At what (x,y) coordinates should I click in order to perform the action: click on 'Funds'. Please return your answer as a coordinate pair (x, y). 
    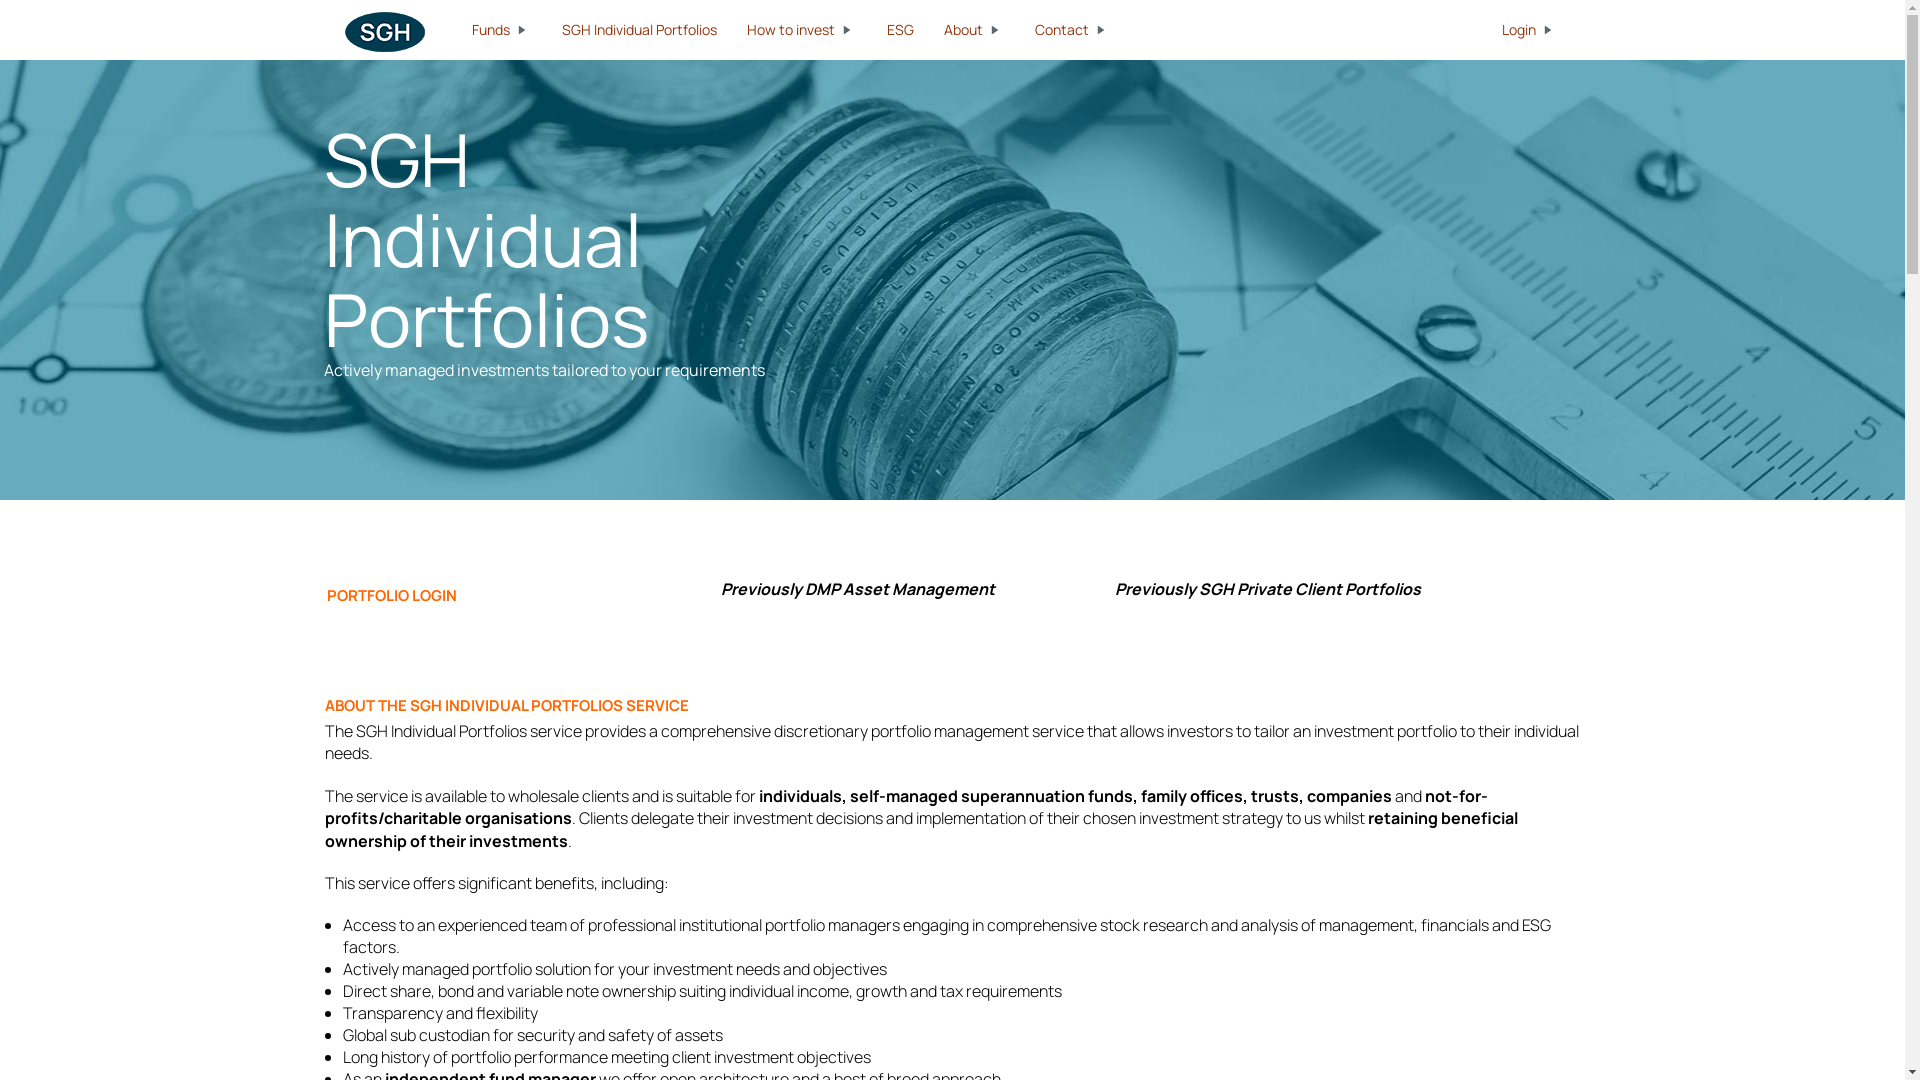
    Looking at the image, I should click on (500, 30).